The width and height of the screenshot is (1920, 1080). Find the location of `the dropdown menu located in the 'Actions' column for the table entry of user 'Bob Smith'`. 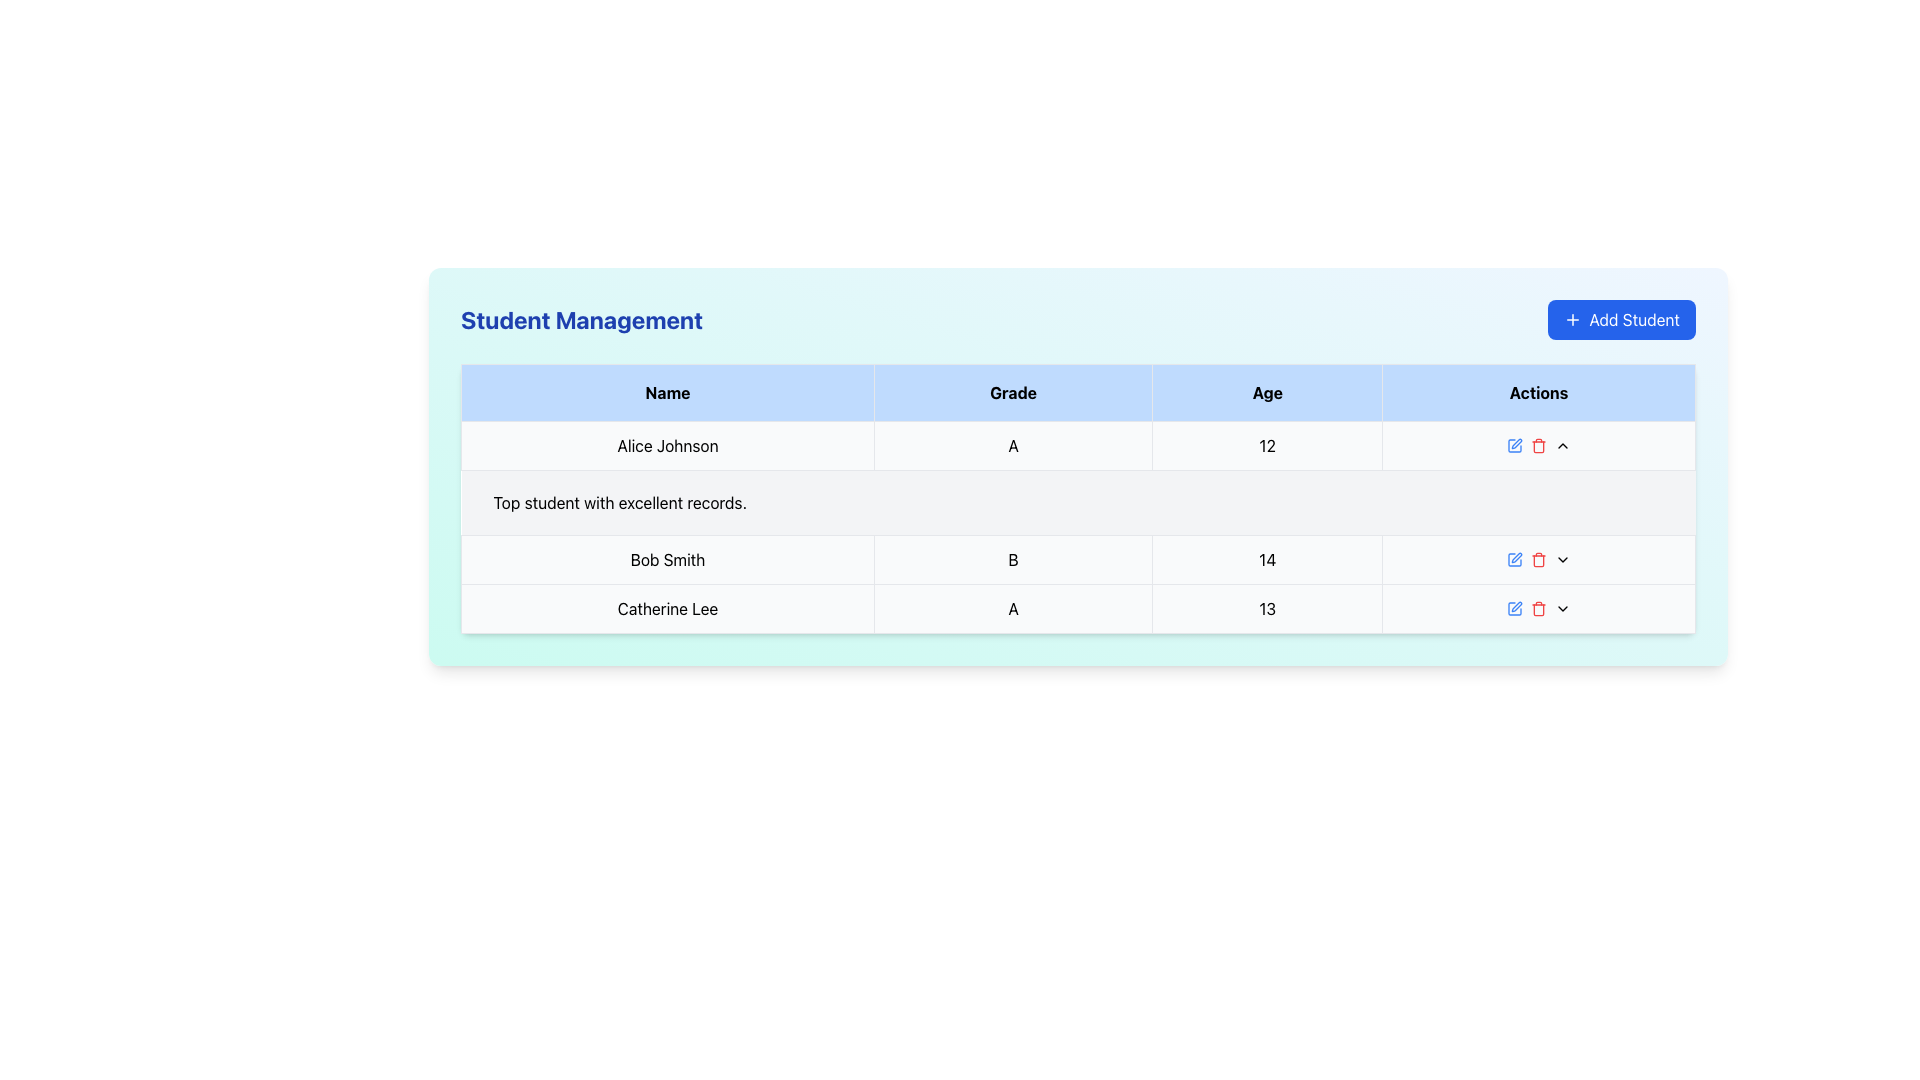

the dropdown menu located in the 'Actions' column for the table entry of user 'Bob Smith' is located at coordinates (1538, 559).